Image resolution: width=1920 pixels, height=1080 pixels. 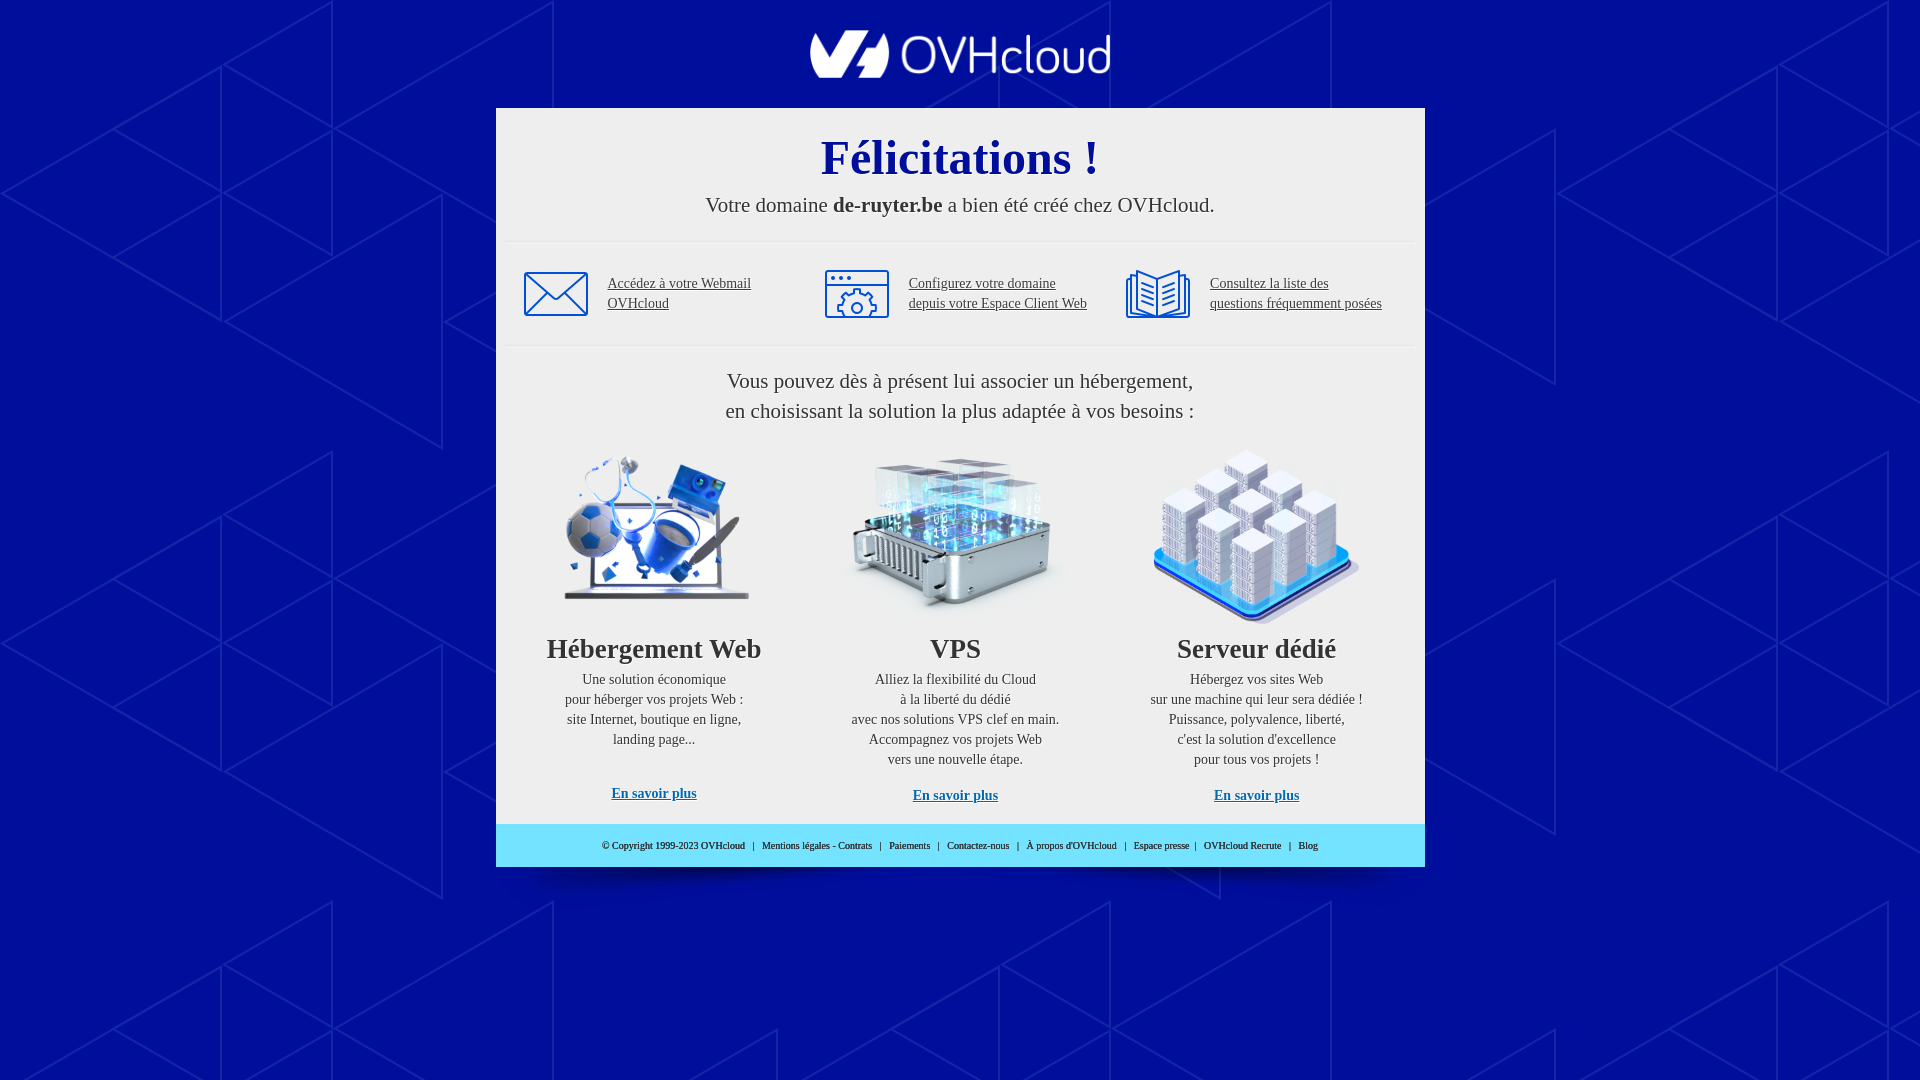 What do you see at coordinates (1308, 845) in the screenshot?
I see `'Blog'` at bounding box center [1308, 845].